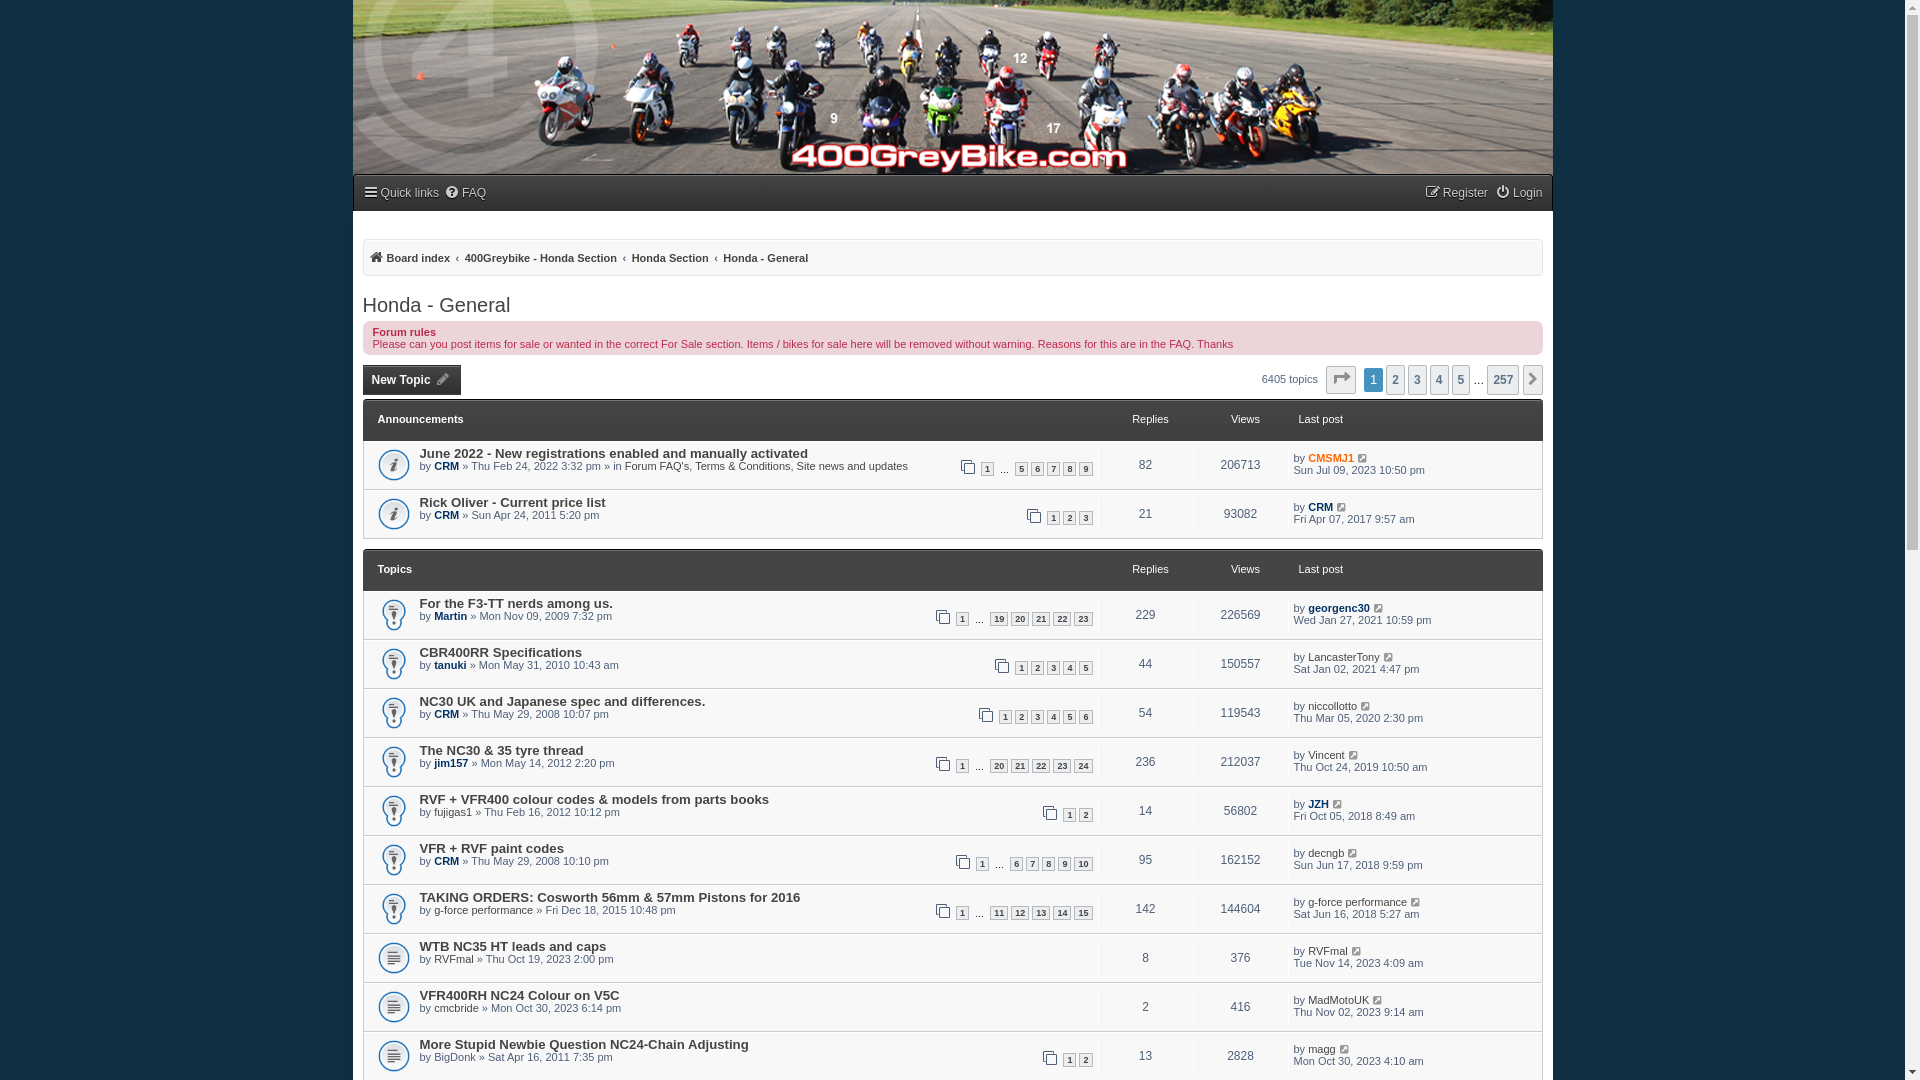 The width and height of the screenshot is (1920, 1080). Describe the element at coordinates (502, 750) in the screenshot. I see `'The NC30 & 35 tyre thread'` at that location.